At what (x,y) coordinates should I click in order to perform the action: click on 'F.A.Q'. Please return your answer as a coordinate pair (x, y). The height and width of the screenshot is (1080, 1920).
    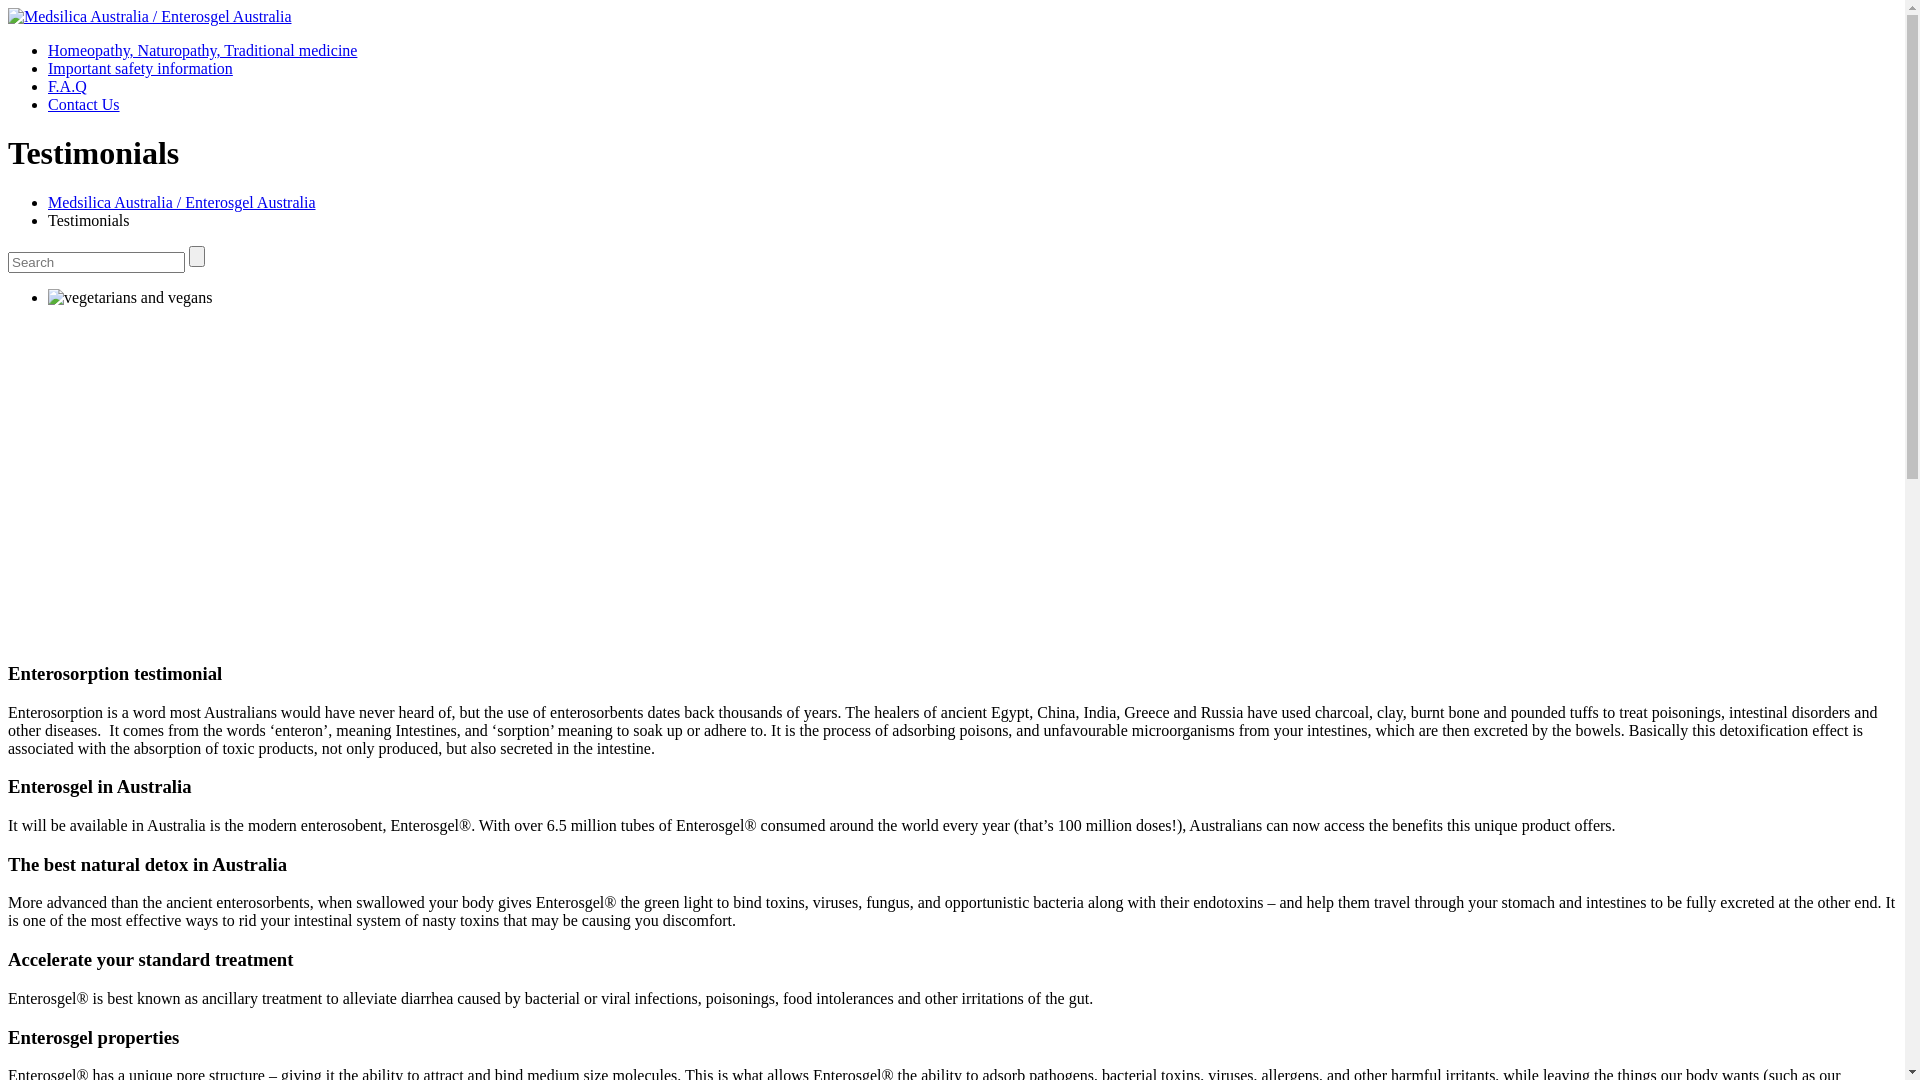
    Looking at the image, I should click on (48, 85).